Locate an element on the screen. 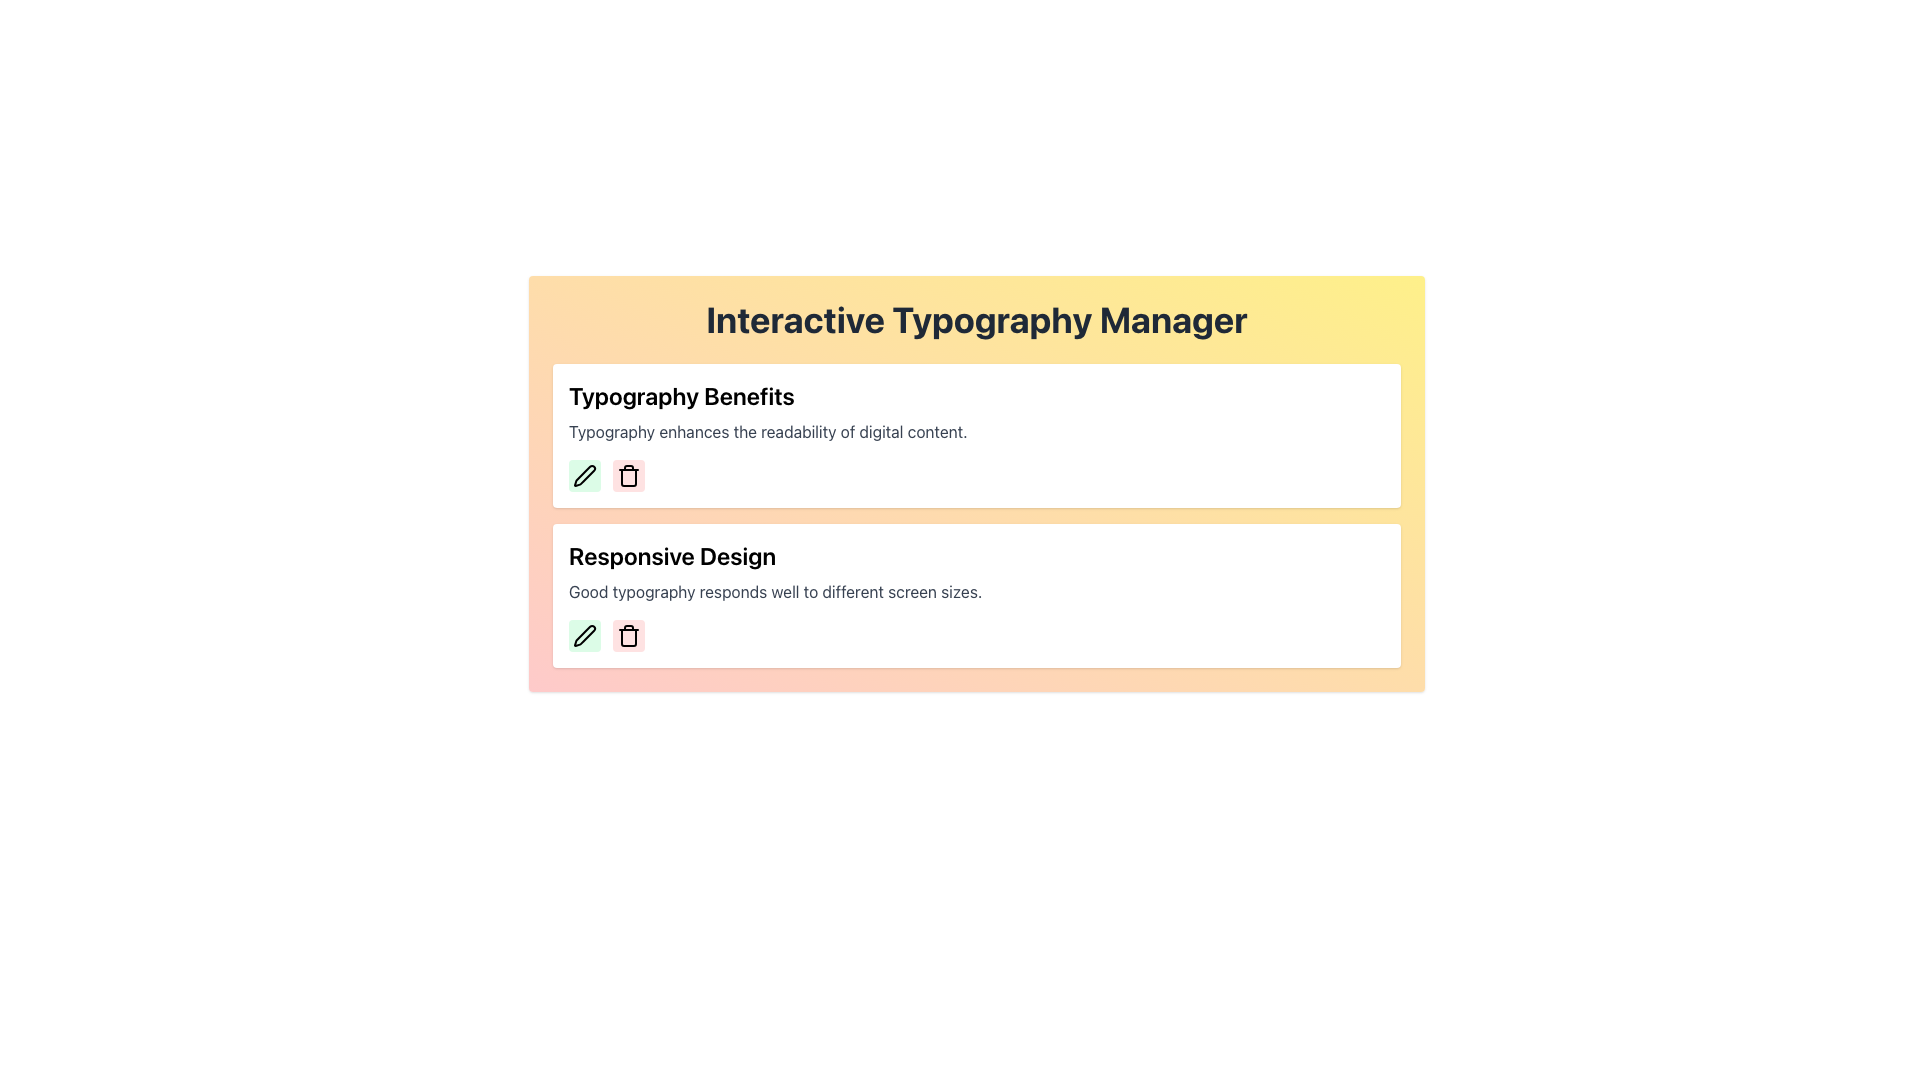  the trash can icon with a minimalist design, located within a light pink rounded rectangle background in the horizontal action bar under the 'Responsive Design' section to trigger a tooltip or visual feedback is located at coordinates (627, 475).